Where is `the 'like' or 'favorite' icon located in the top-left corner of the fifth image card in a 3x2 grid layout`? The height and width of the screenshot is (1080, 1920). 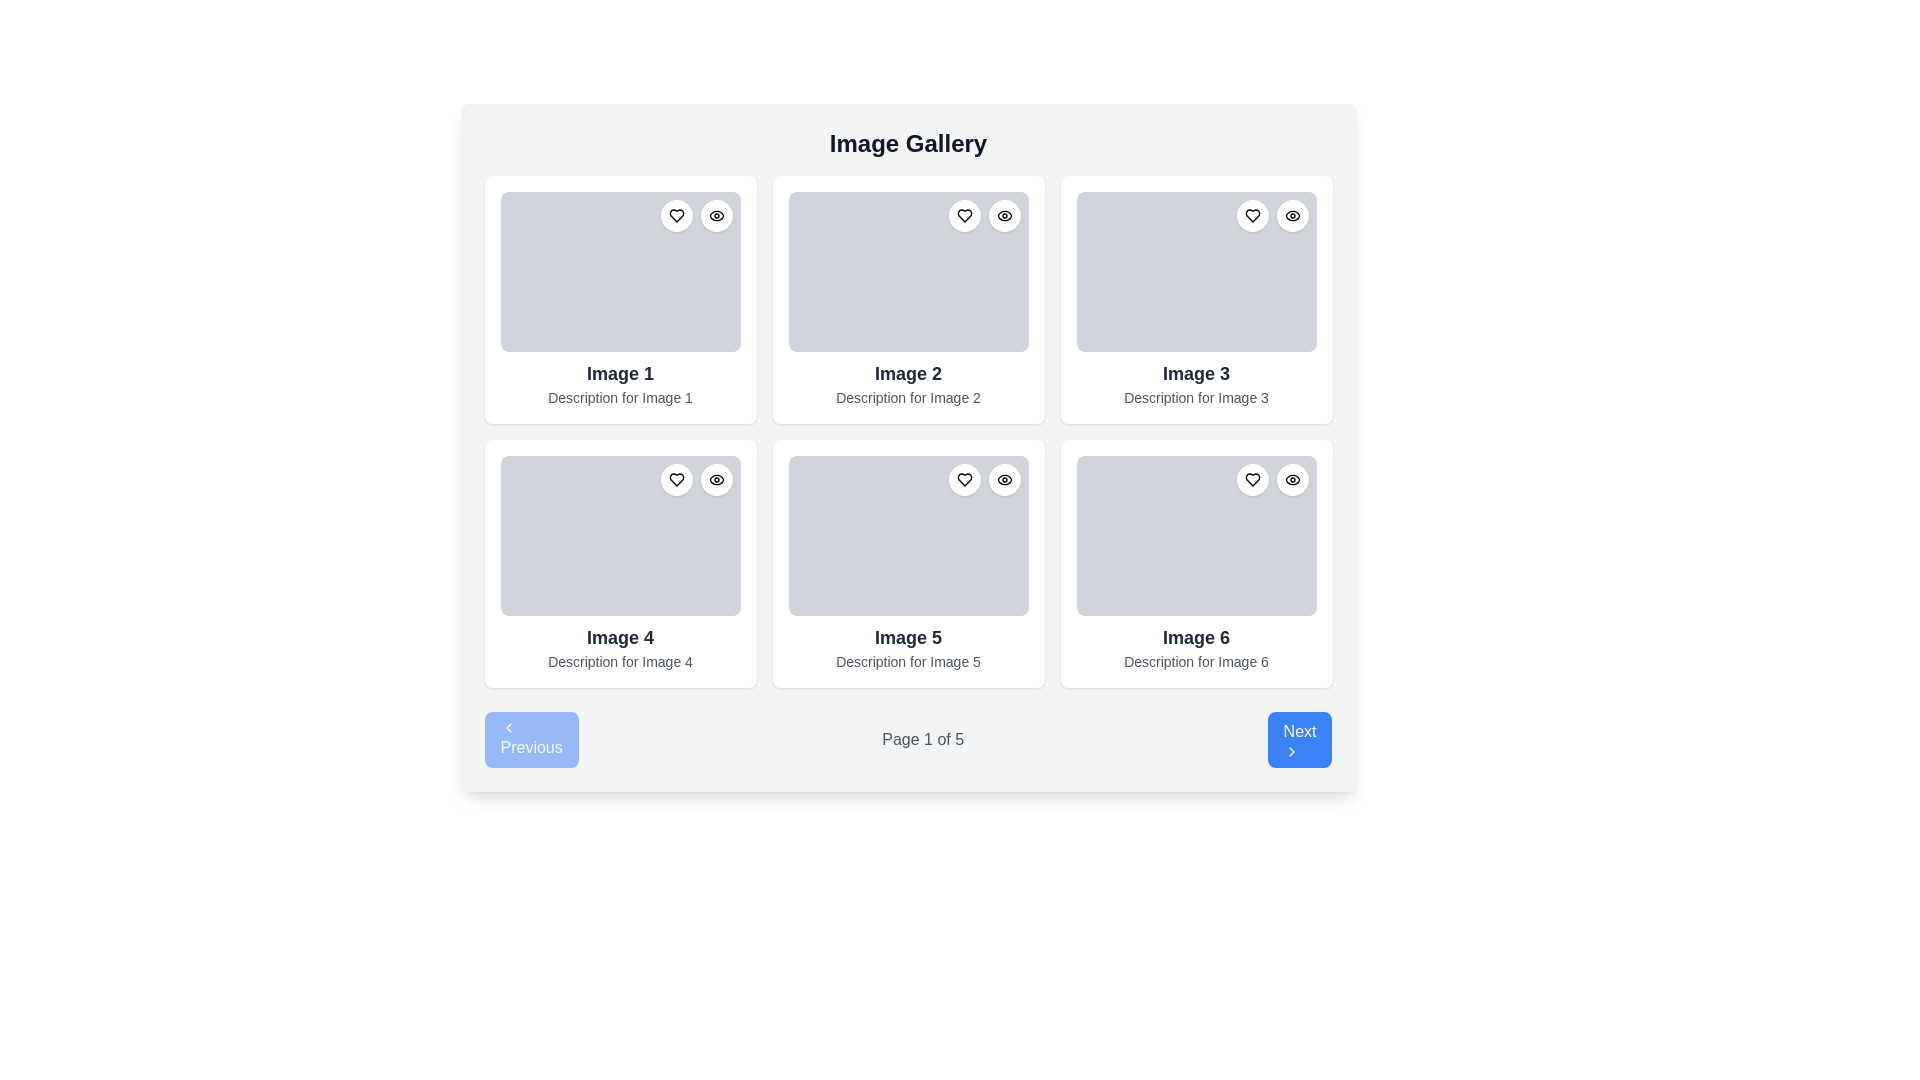 the 'like' or 'favorite' icon located in the top-left corner of the fifth image card in a 3x2 grid layout is located at coordinates (964, 479).